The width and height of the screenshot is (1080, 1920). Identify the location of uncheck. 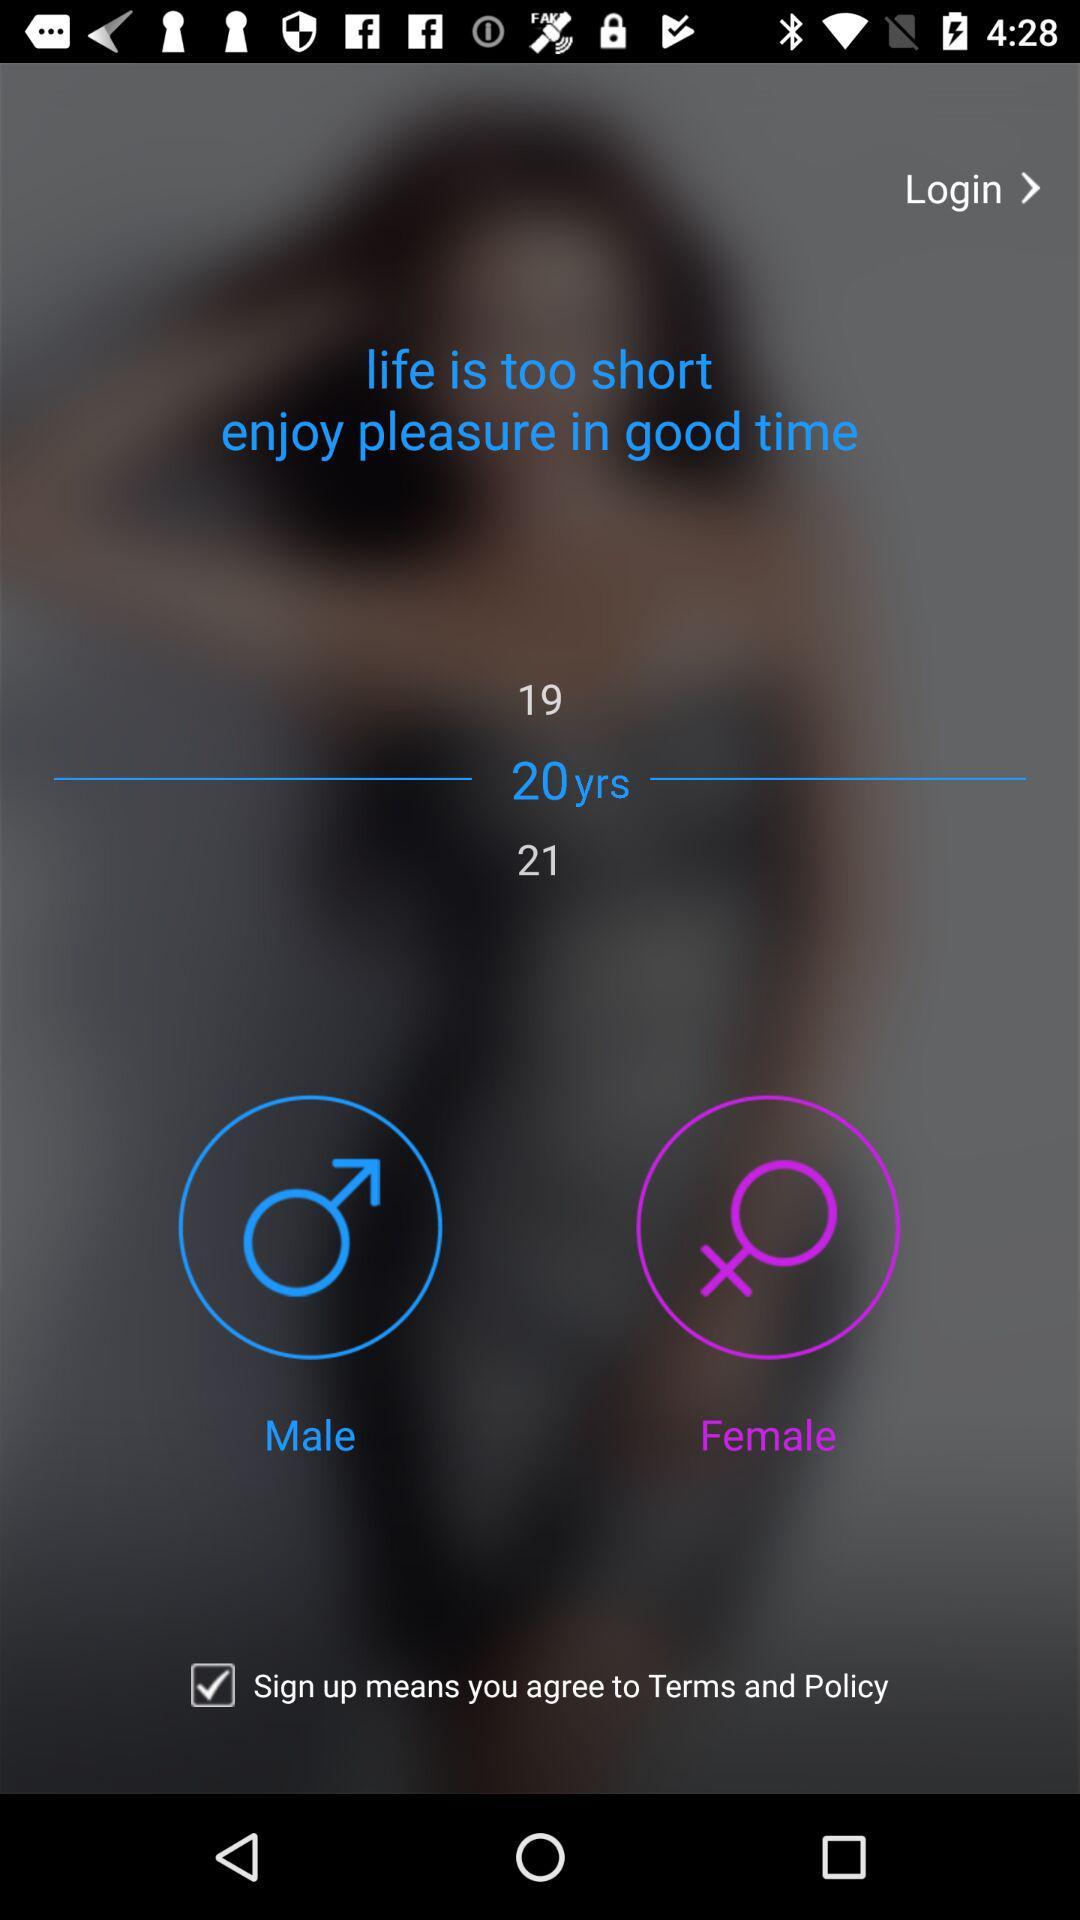
(212, 1684).